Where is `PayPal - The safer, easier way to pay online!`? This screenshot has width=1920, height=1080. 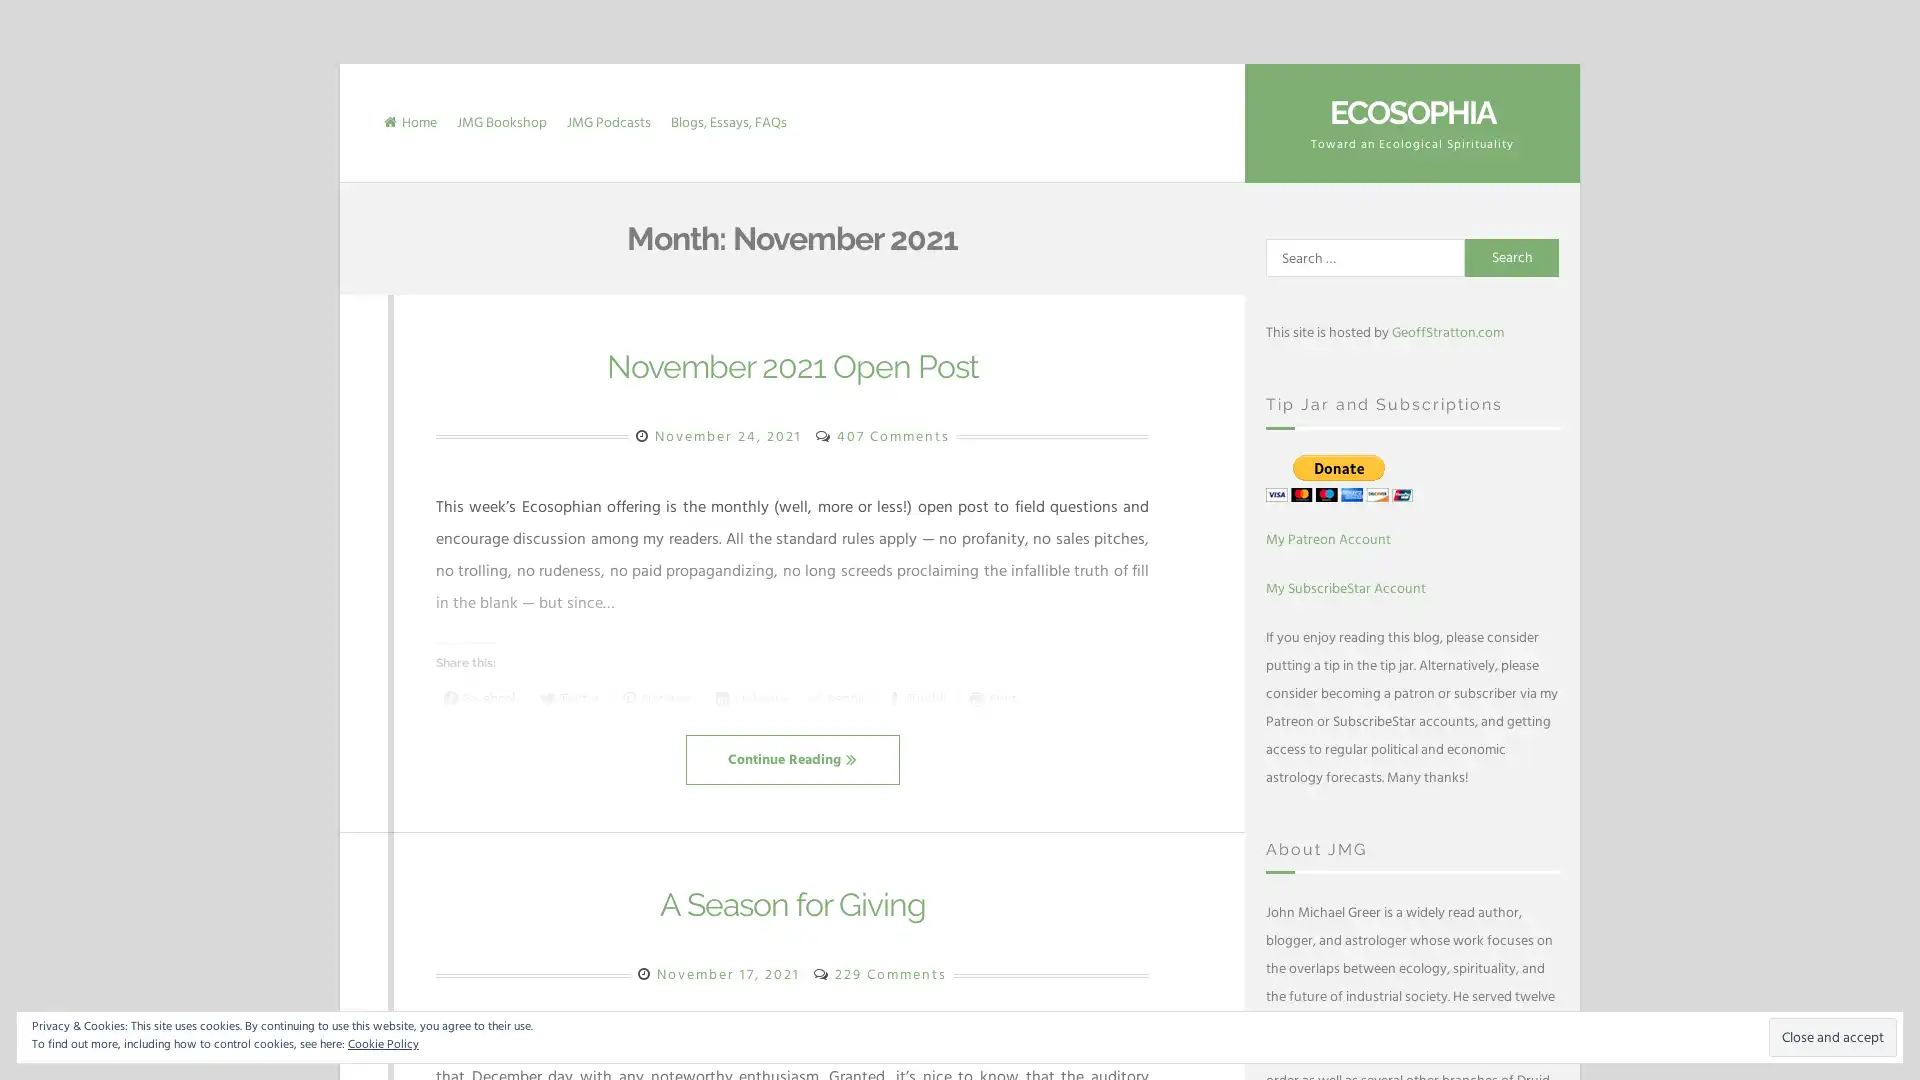 PayPal - The safer, easier way to pay online! is located at coordinates (1339, 477).